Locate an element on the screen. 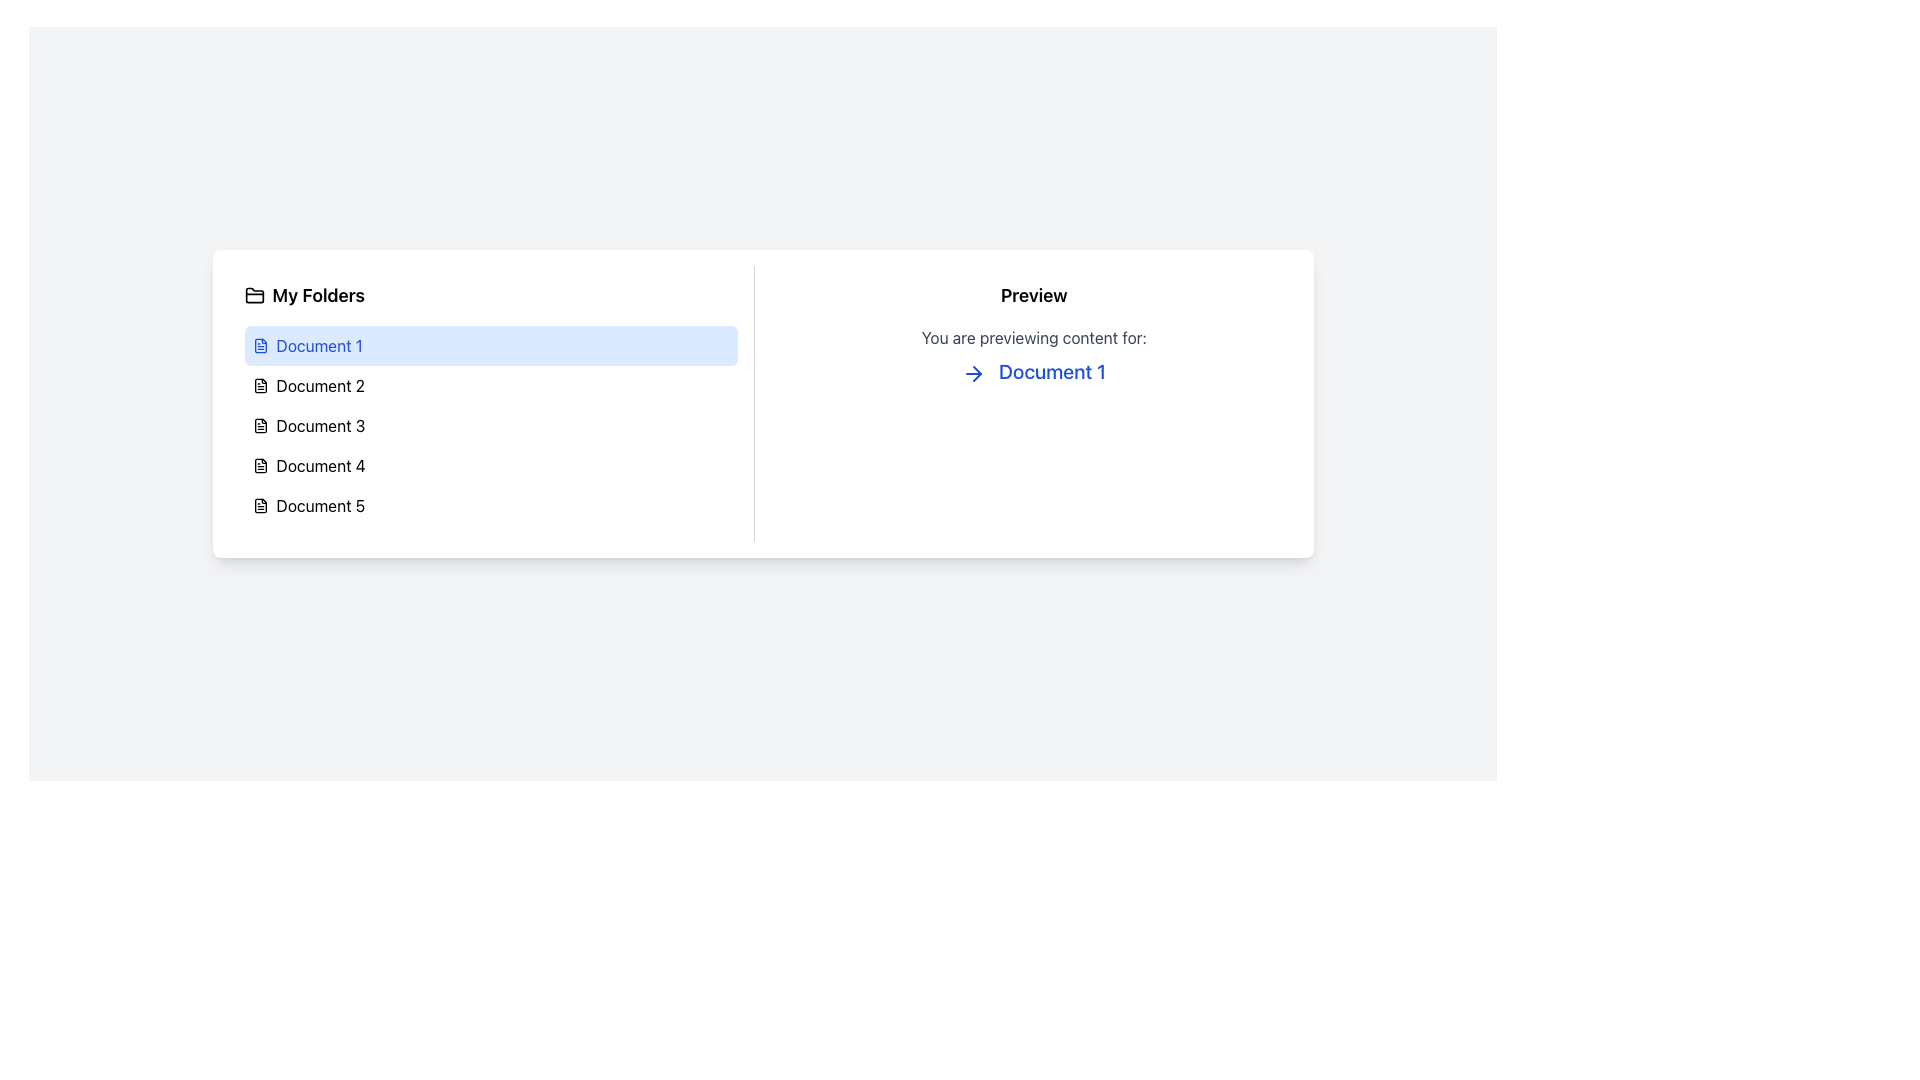 This screenshot has width=1920, height=1080. the blue arrow icon located to the left of the text 'Document 1' in the preview content section is located at coordinates (974, 373).